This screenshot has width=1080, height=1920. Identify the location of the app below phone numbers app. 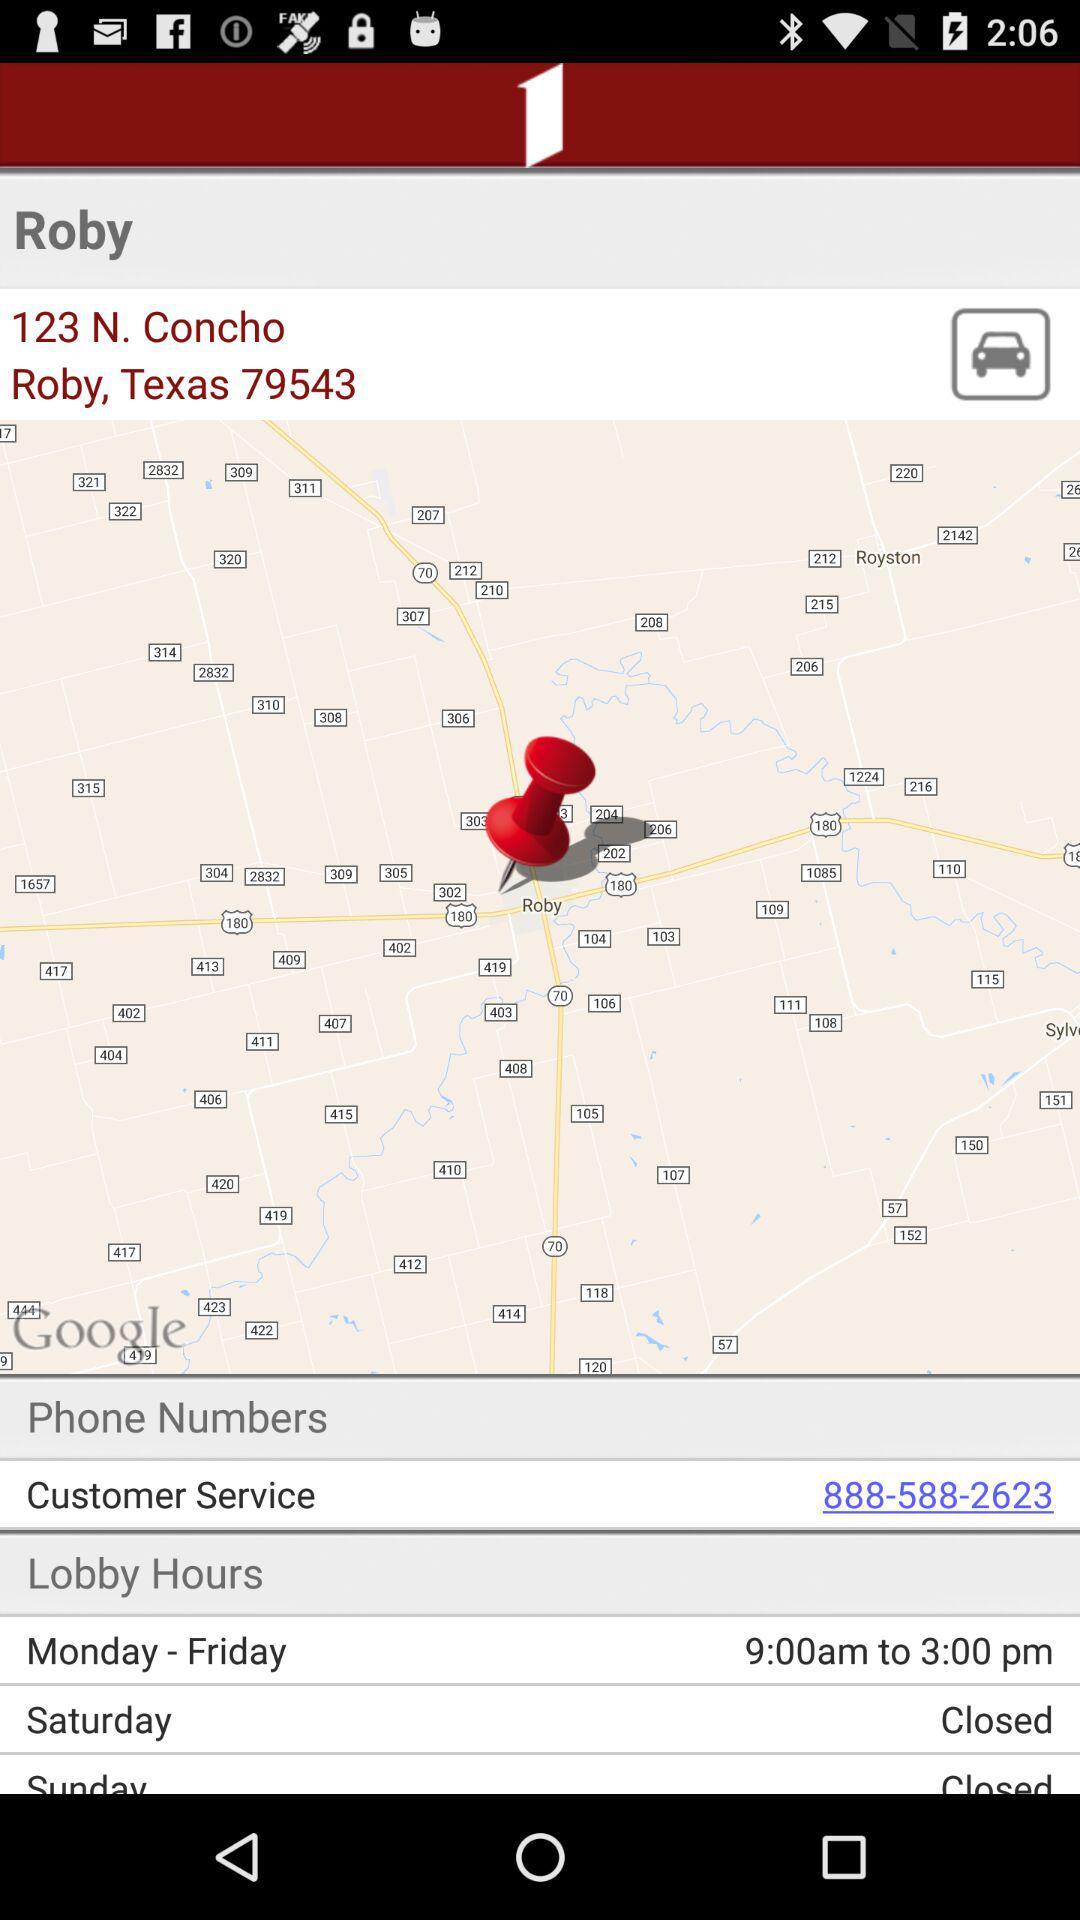
(297, 1493).